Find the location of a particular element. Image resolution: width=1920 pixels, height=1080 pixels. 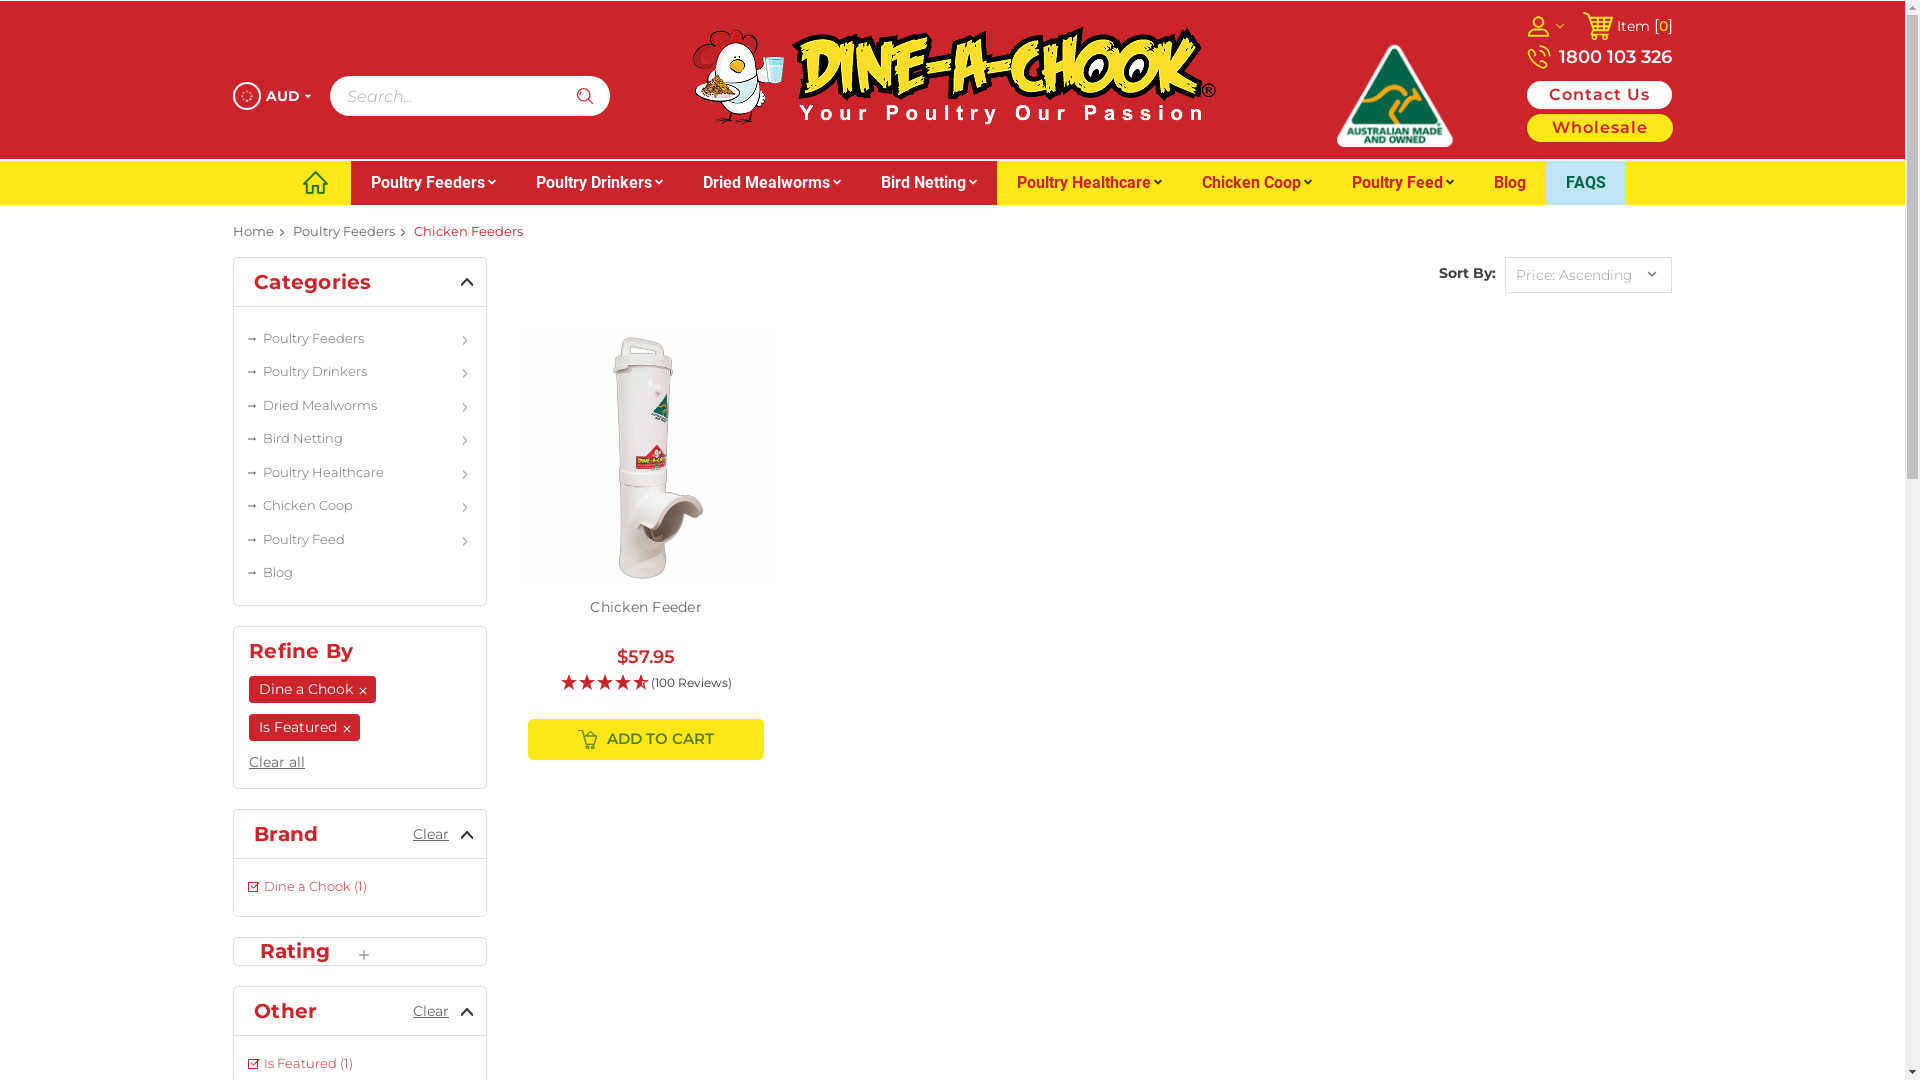

'FAQS' is located at coordinates (1544, 182).